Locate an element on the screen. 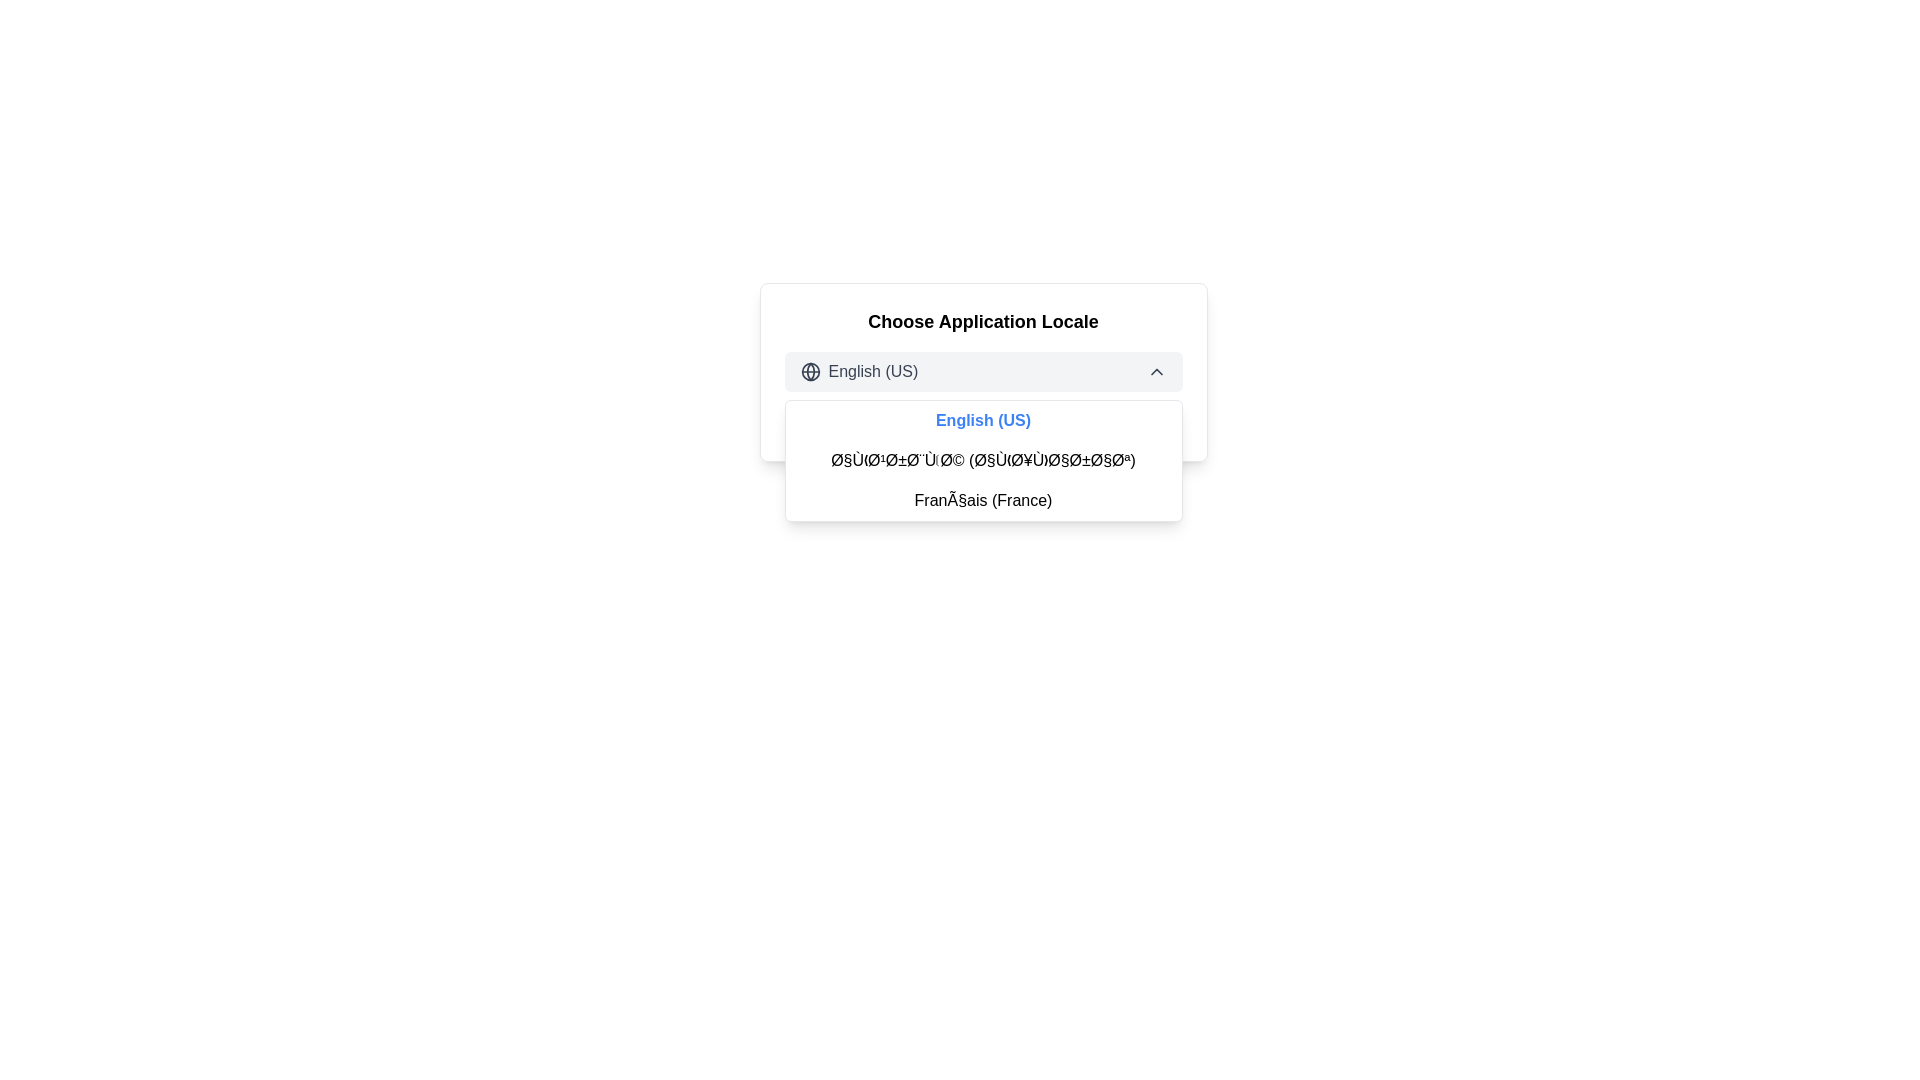 This screenshot has width=1920, height=1080. the 'English (US)' menu item, which is a blue bold text link and the first option in the dropdown menu is located at coordinates (983, 419).